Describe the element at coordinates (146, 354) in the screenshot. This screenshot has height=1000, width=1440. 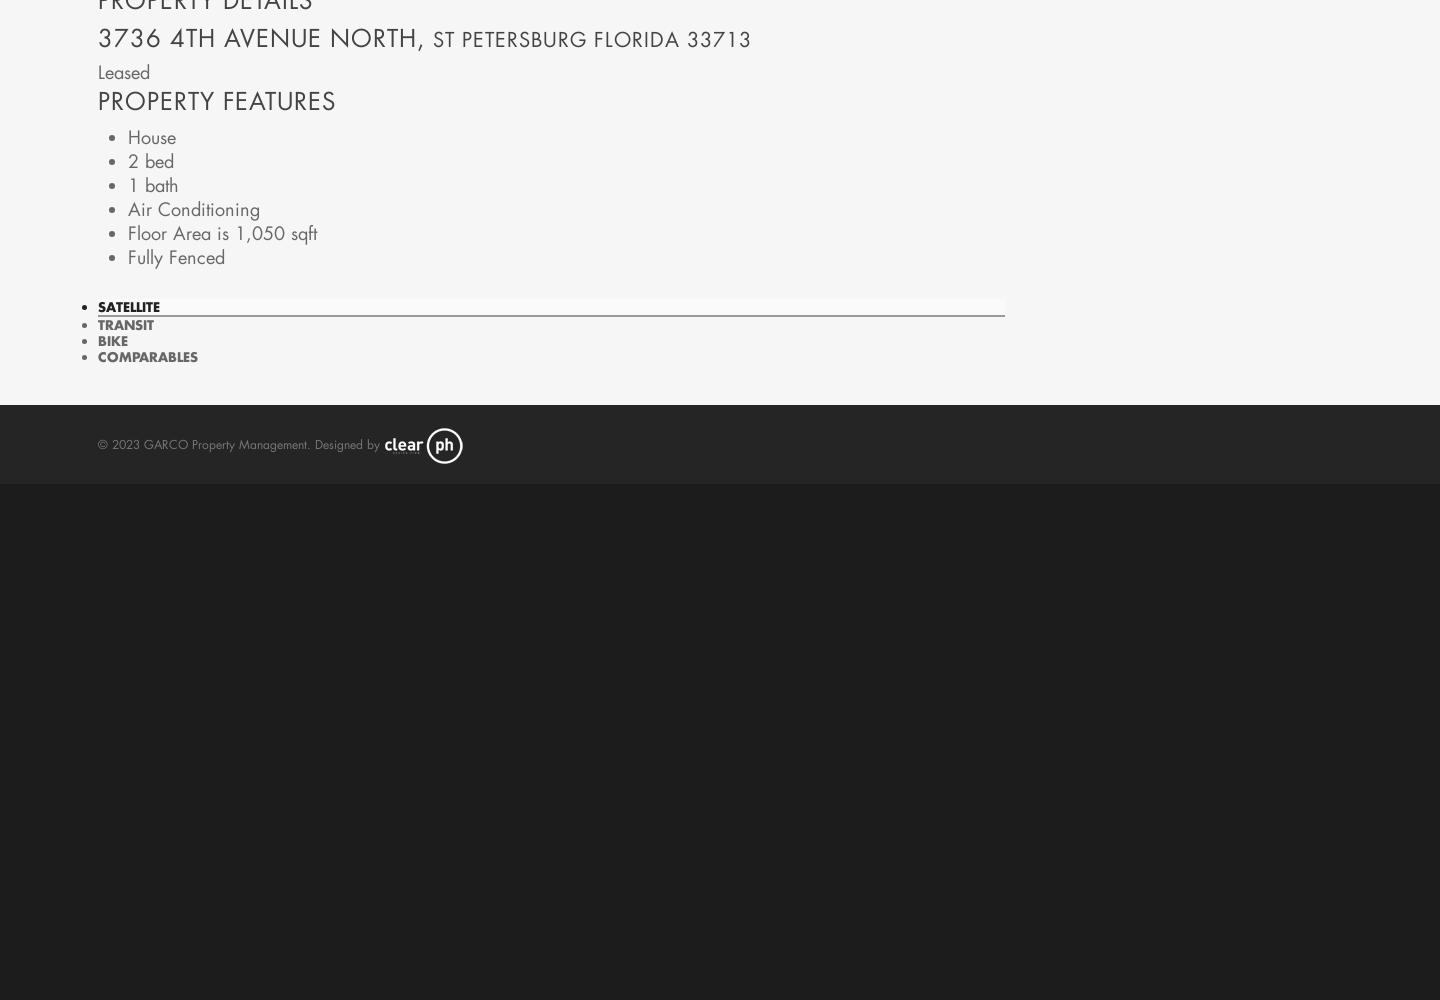
I see `'Comparables'` at that location.